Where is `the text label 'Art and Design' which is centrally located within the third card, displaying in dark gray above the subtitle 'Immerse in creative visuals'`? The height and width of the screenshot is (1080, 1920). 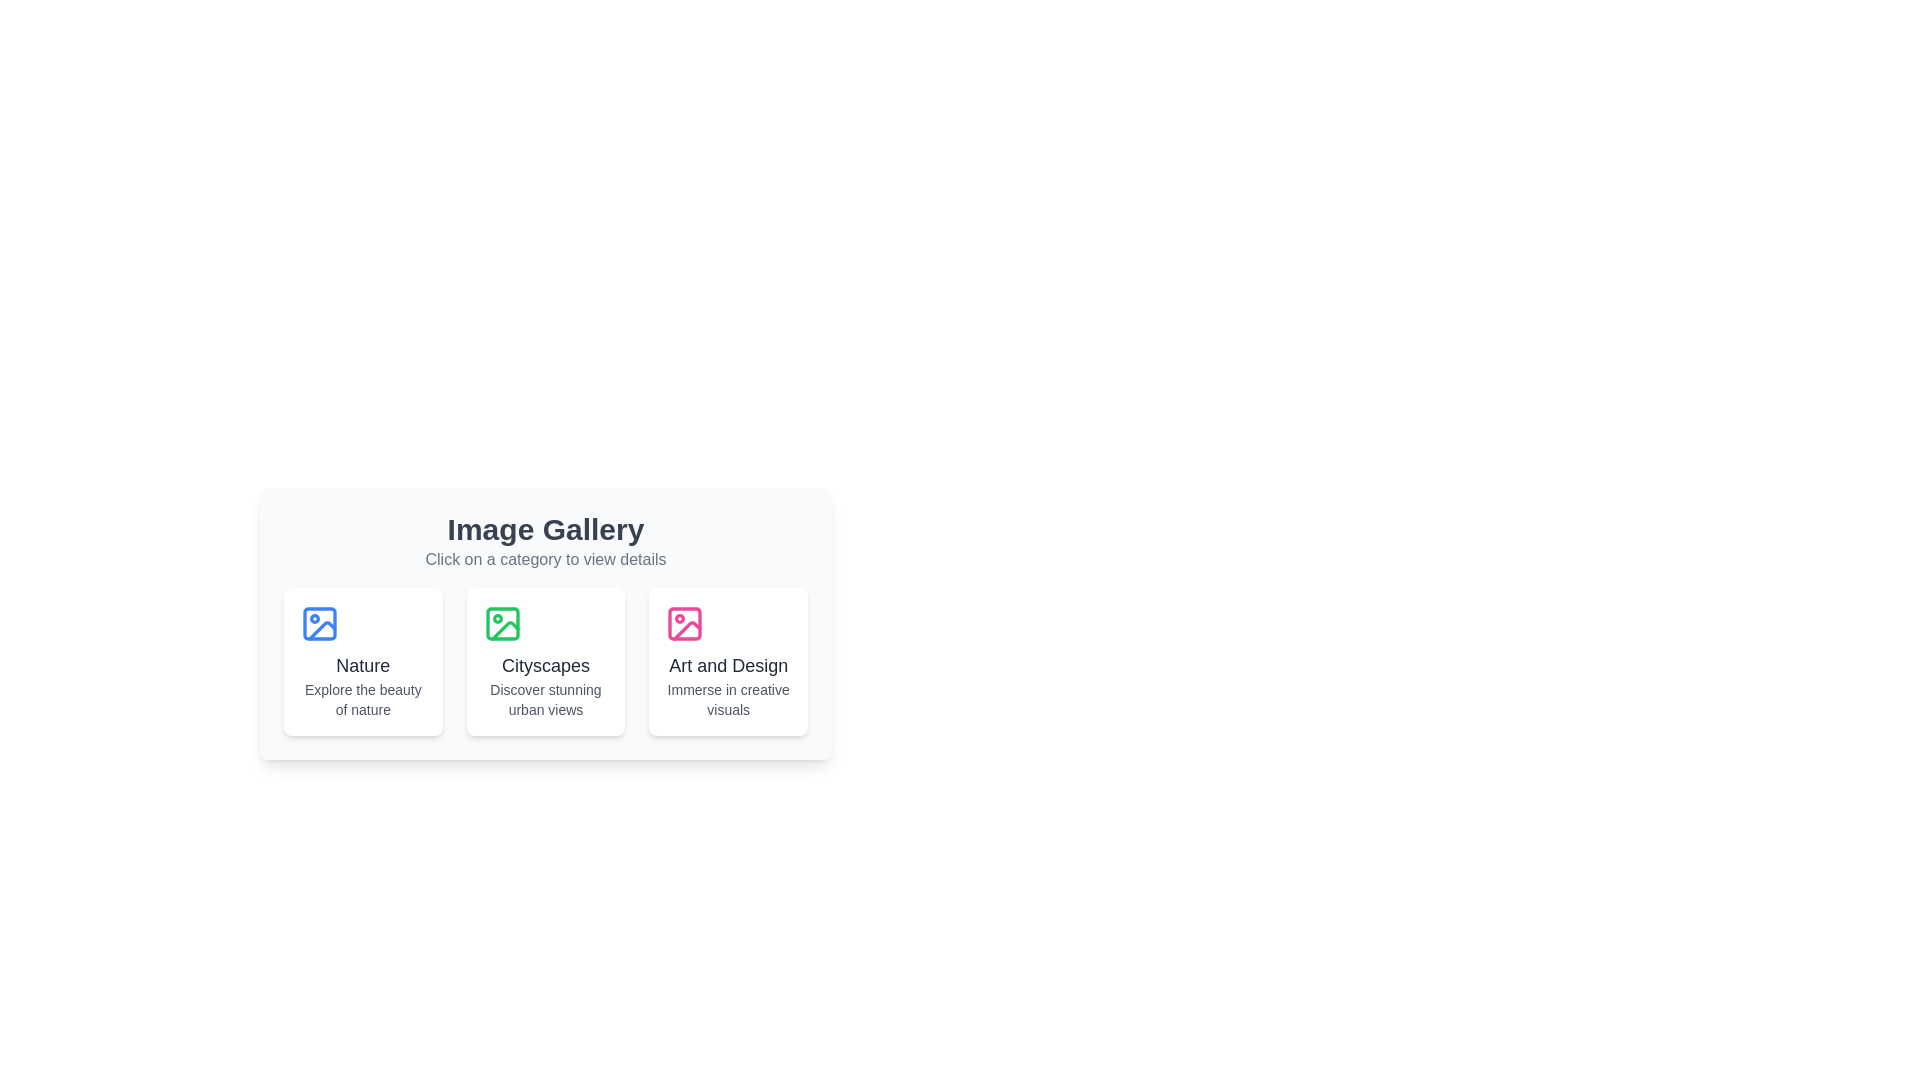
the text label 'Art and Design' which is centrally located within the third card, displaying in dark gray above the subtitle 'Immerse in creative visuals' is located at coordinates (727, 666).